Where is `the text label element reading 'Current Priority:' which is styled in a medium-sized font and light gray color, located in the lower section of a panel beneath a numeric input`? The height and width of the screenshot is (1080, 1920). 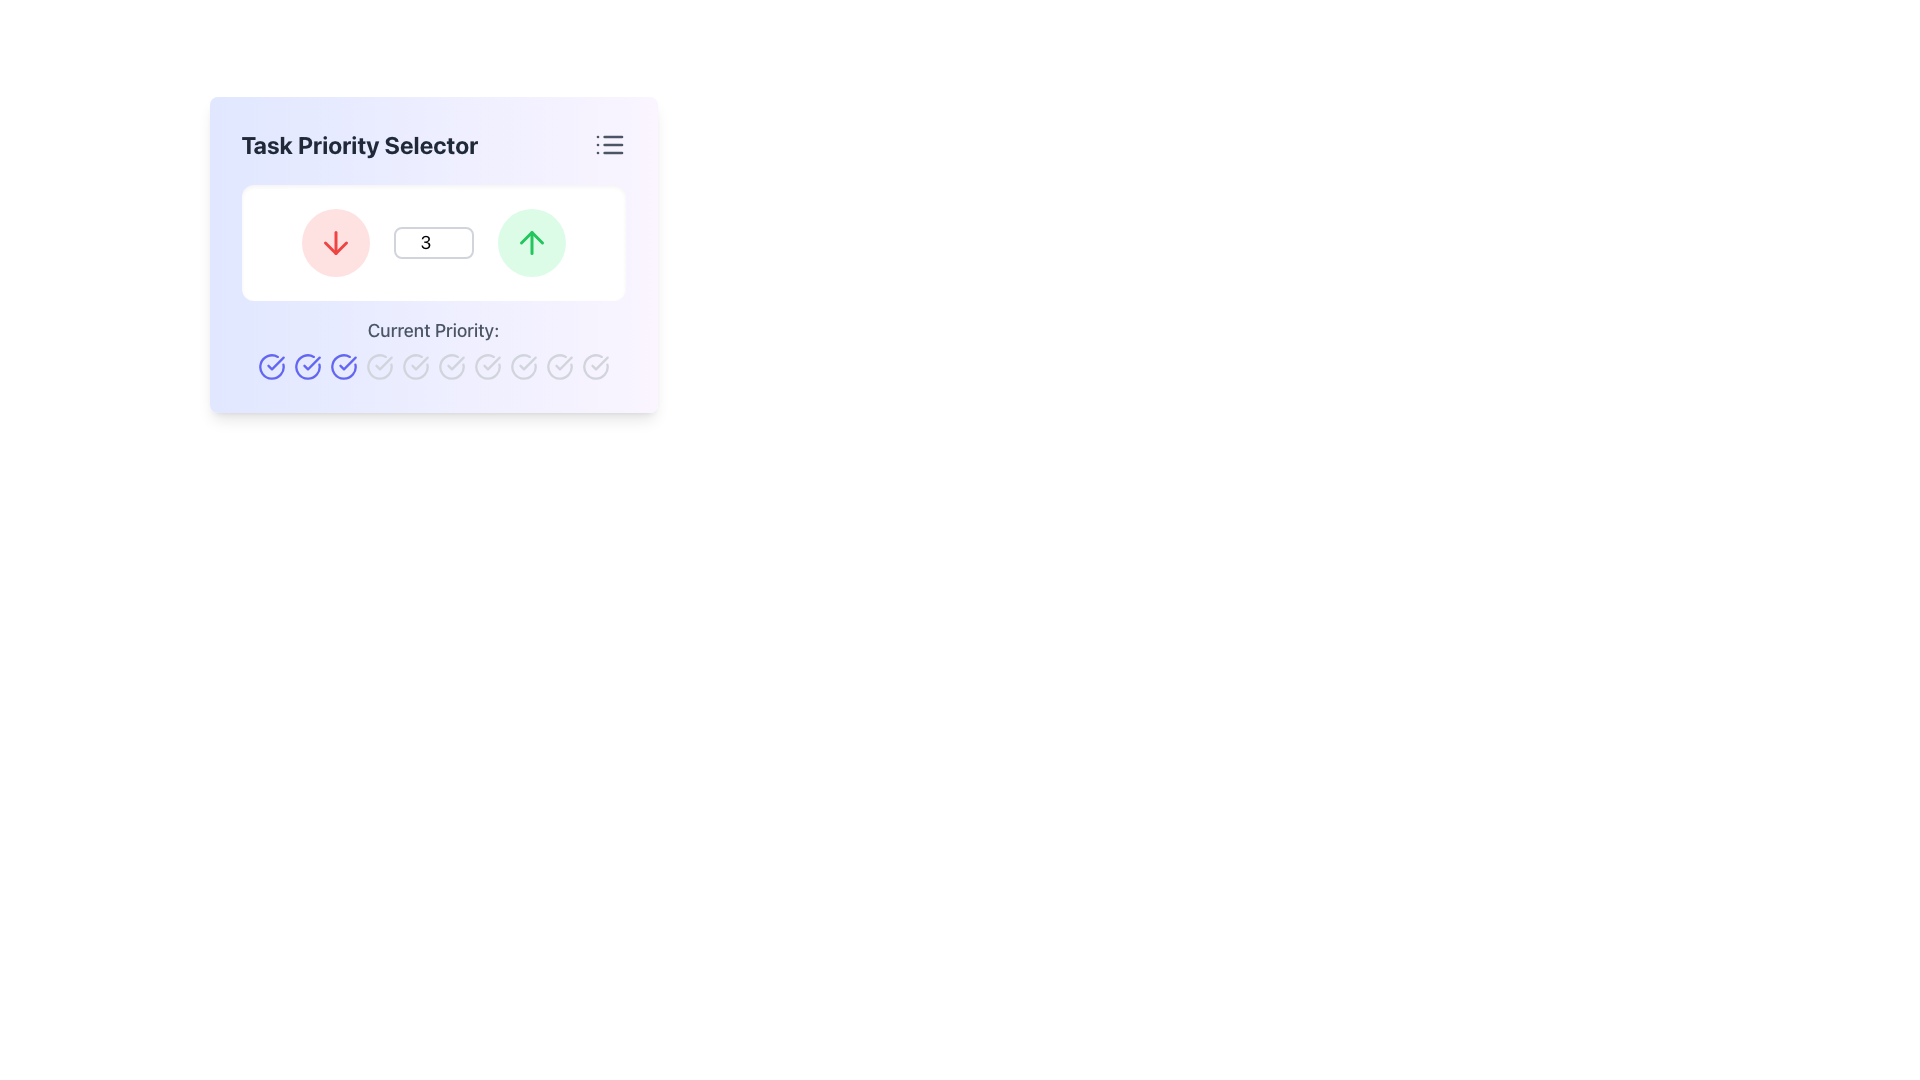
the text label element reading 'Current Priority:' which is styled in a medium-sized font and light gray color, located in the lower section of a panel beneath a numeric input is located at coordinates (432, 330).